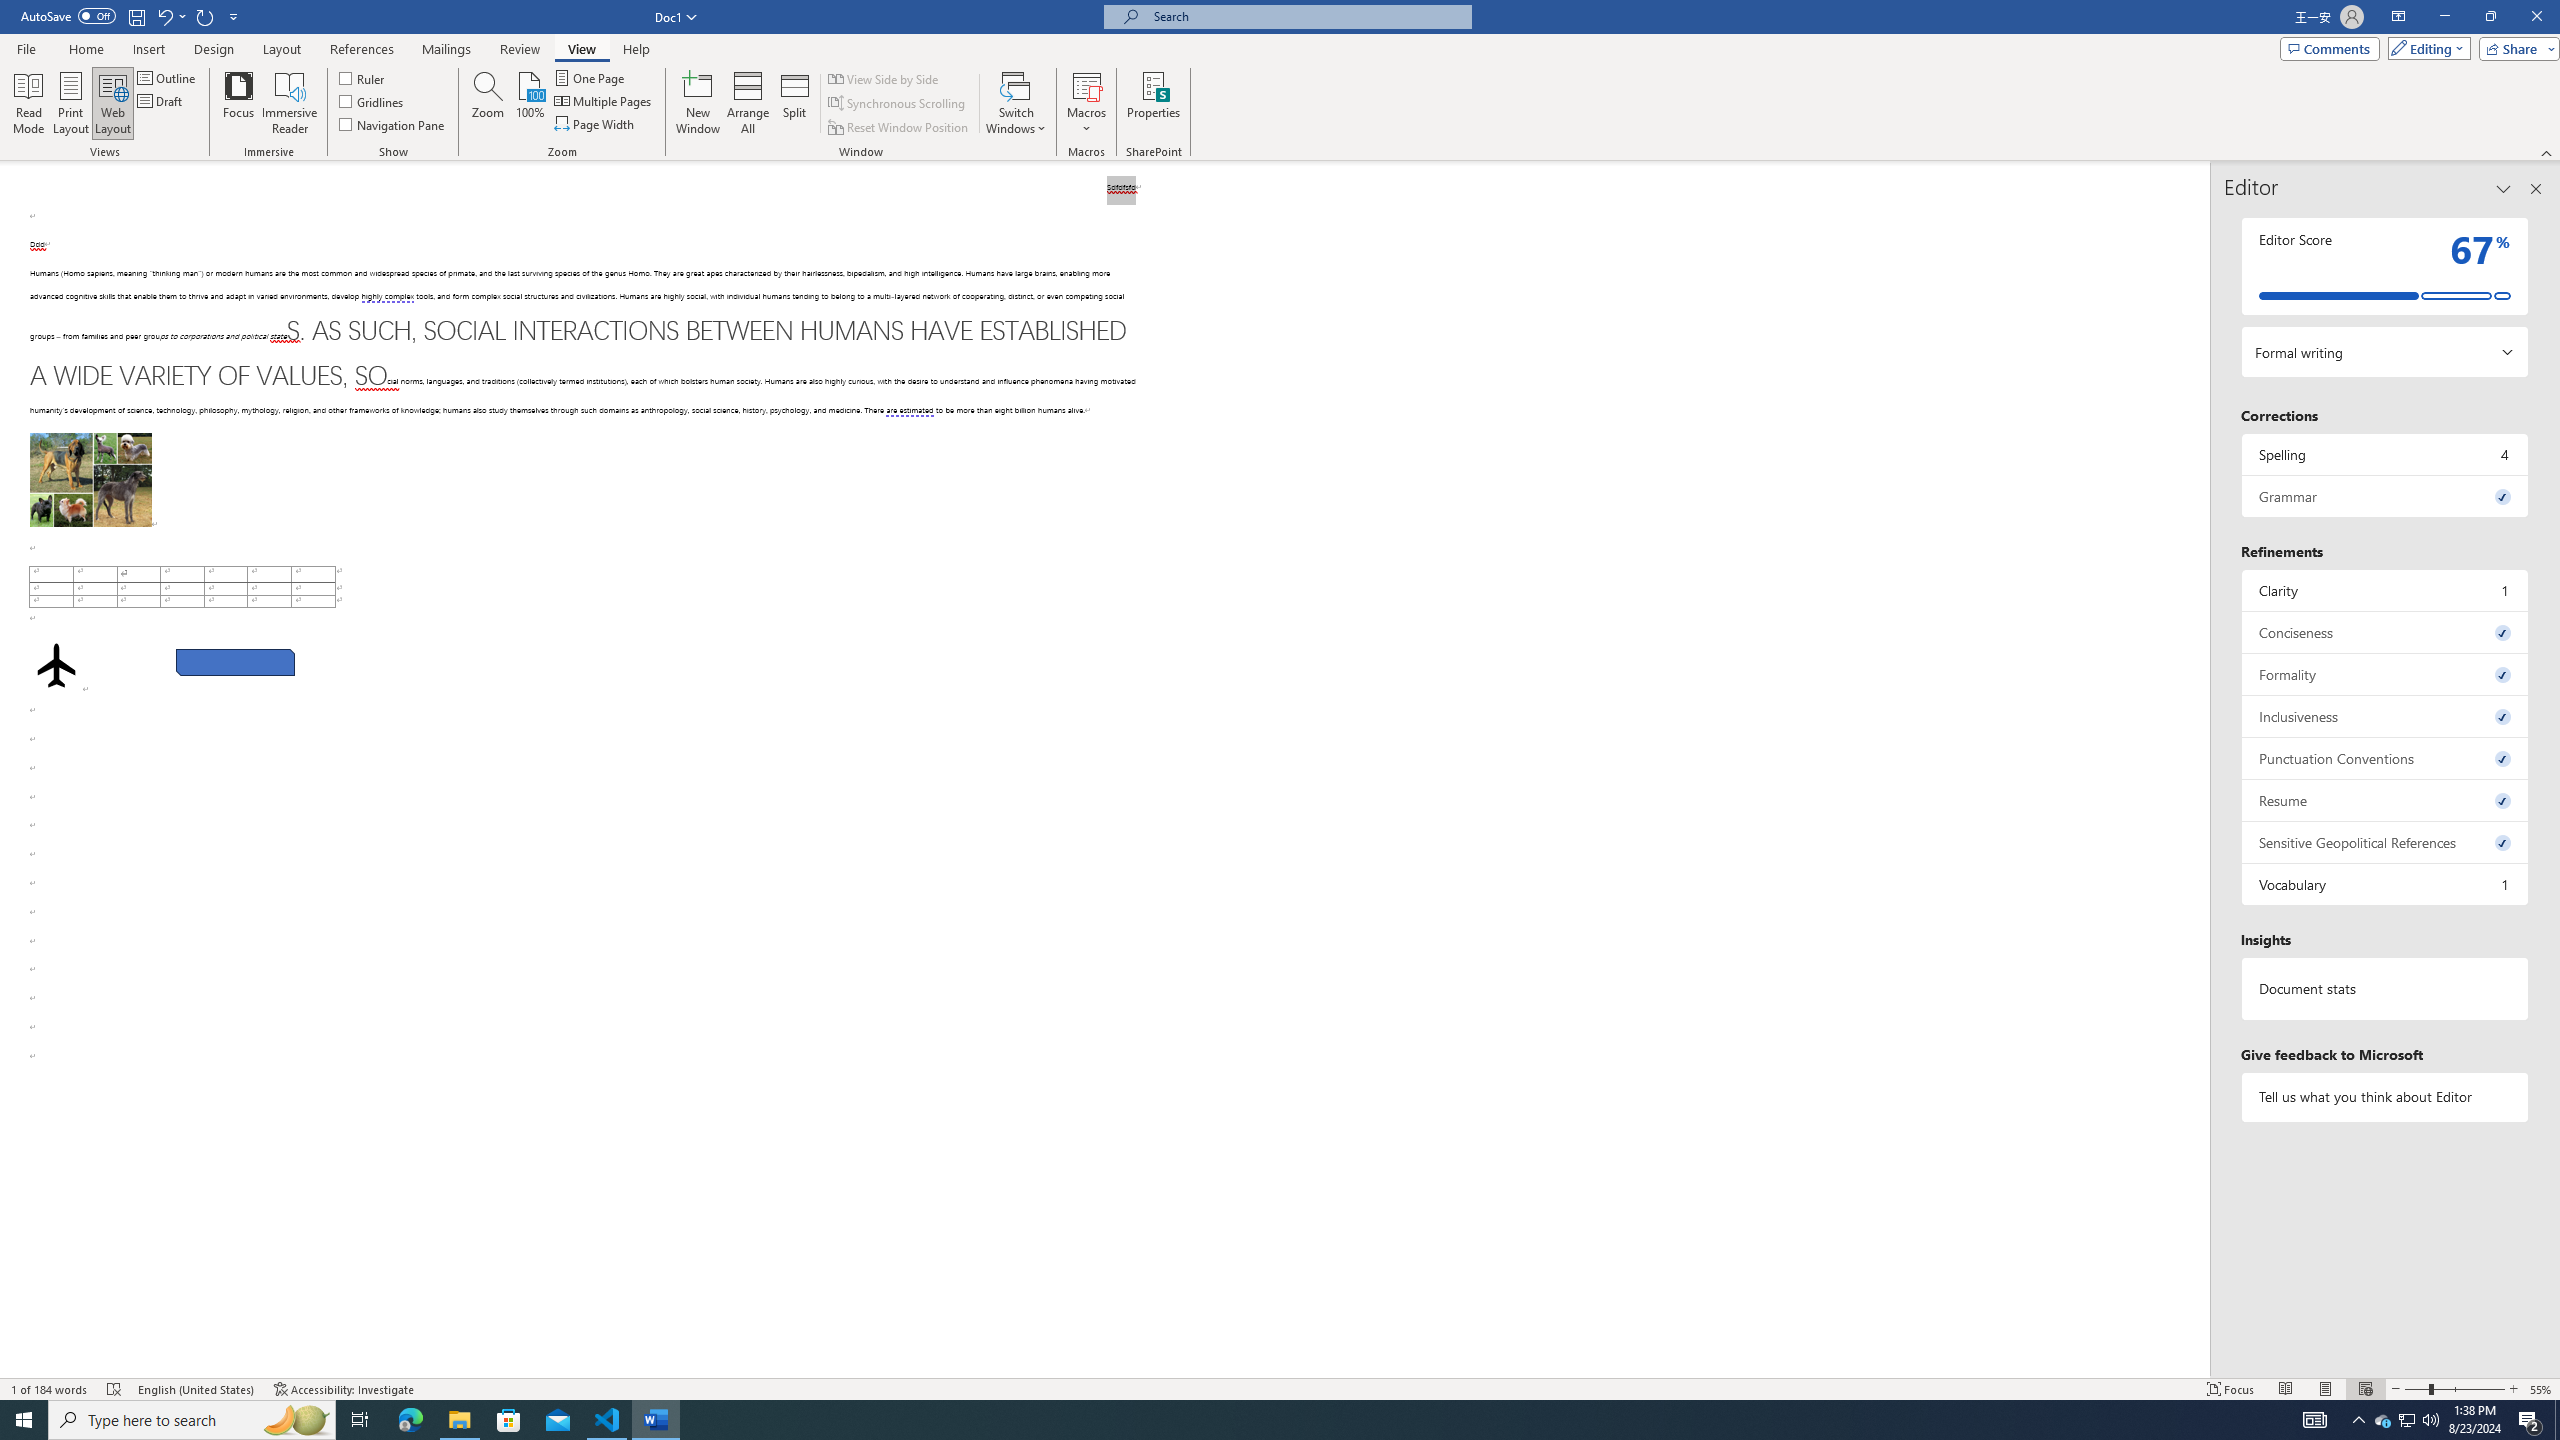  What do you see at coordinates (2384, 453) in the screenshot?
I see `'Spelling, 4 issues. Press space or enter to review items.'` at bounding box center [2384, 453].